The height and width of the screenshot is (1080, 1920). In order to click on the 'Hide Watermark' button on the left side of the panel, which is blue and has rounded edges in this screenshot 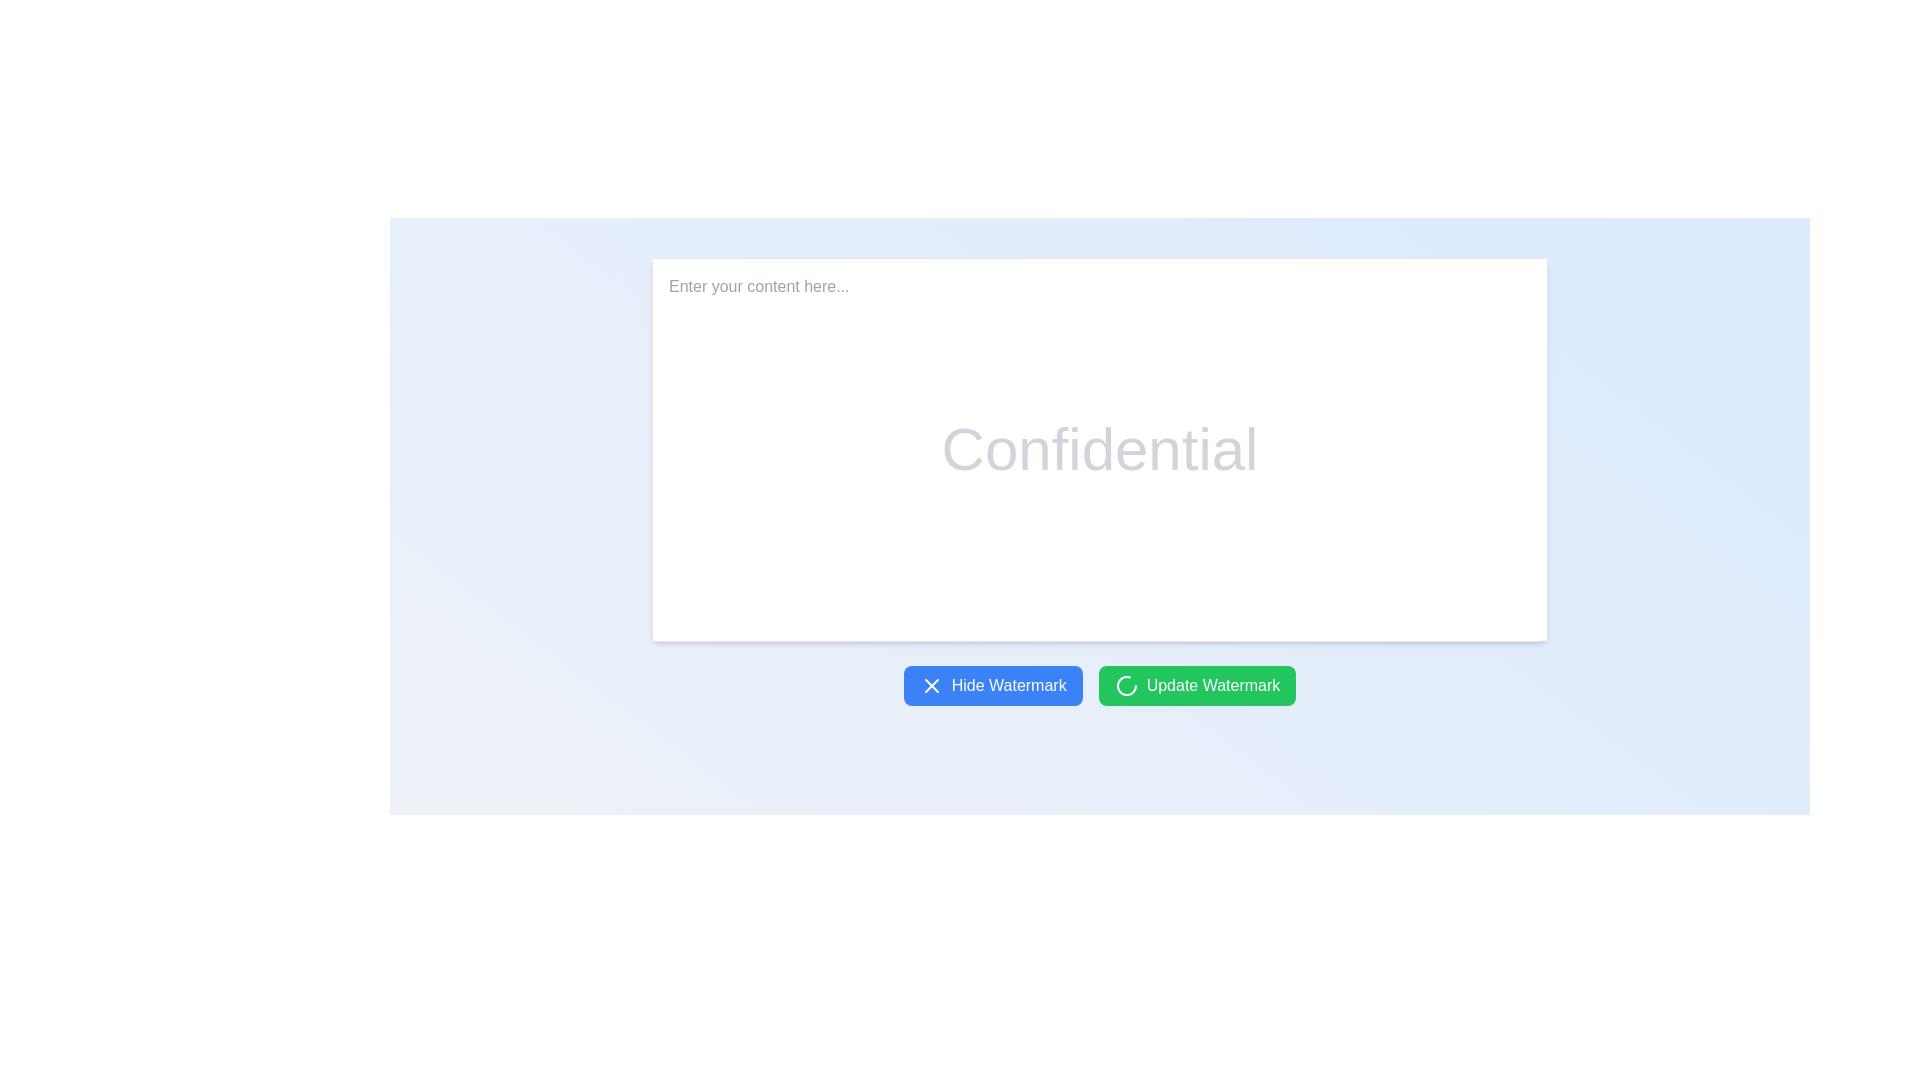, I will do `click(1098, 685)`.